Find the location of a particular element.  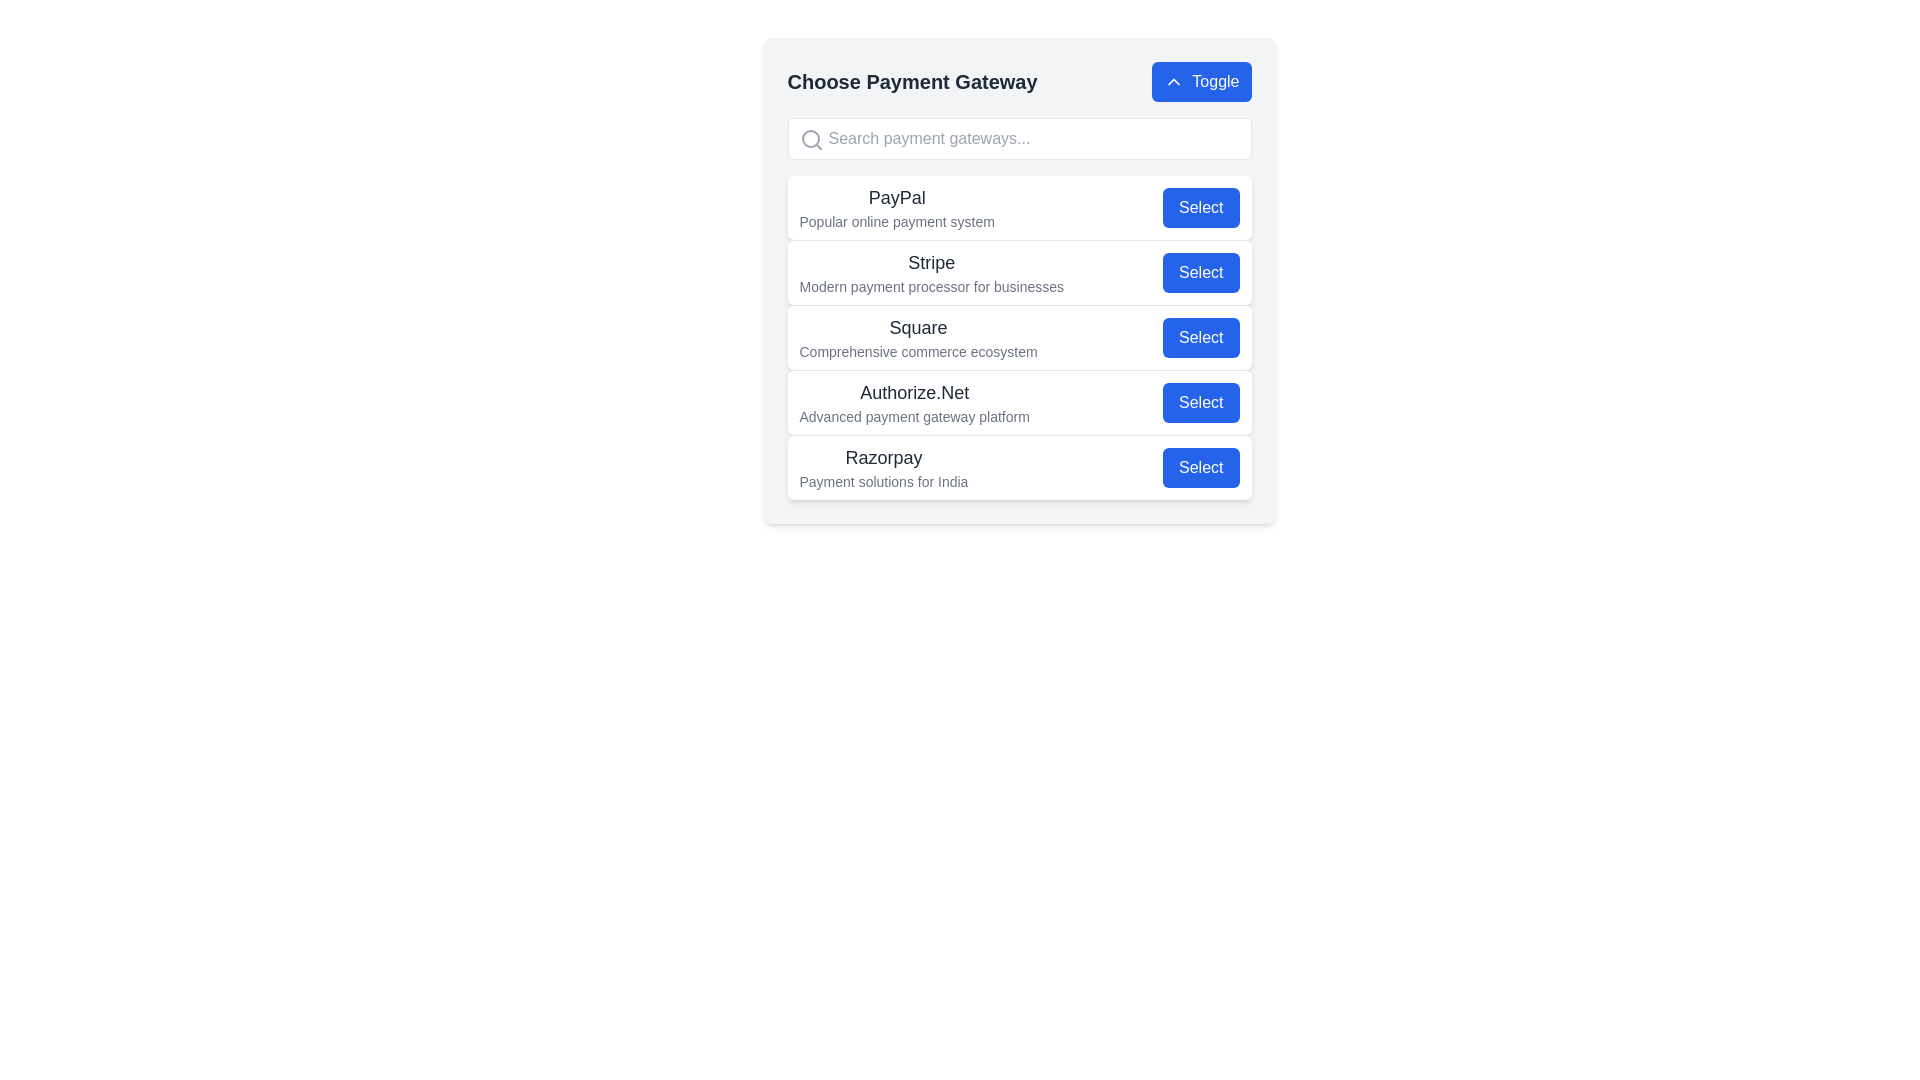

the search icon located on the left side of the search input field is located at coordinates (811, 138).